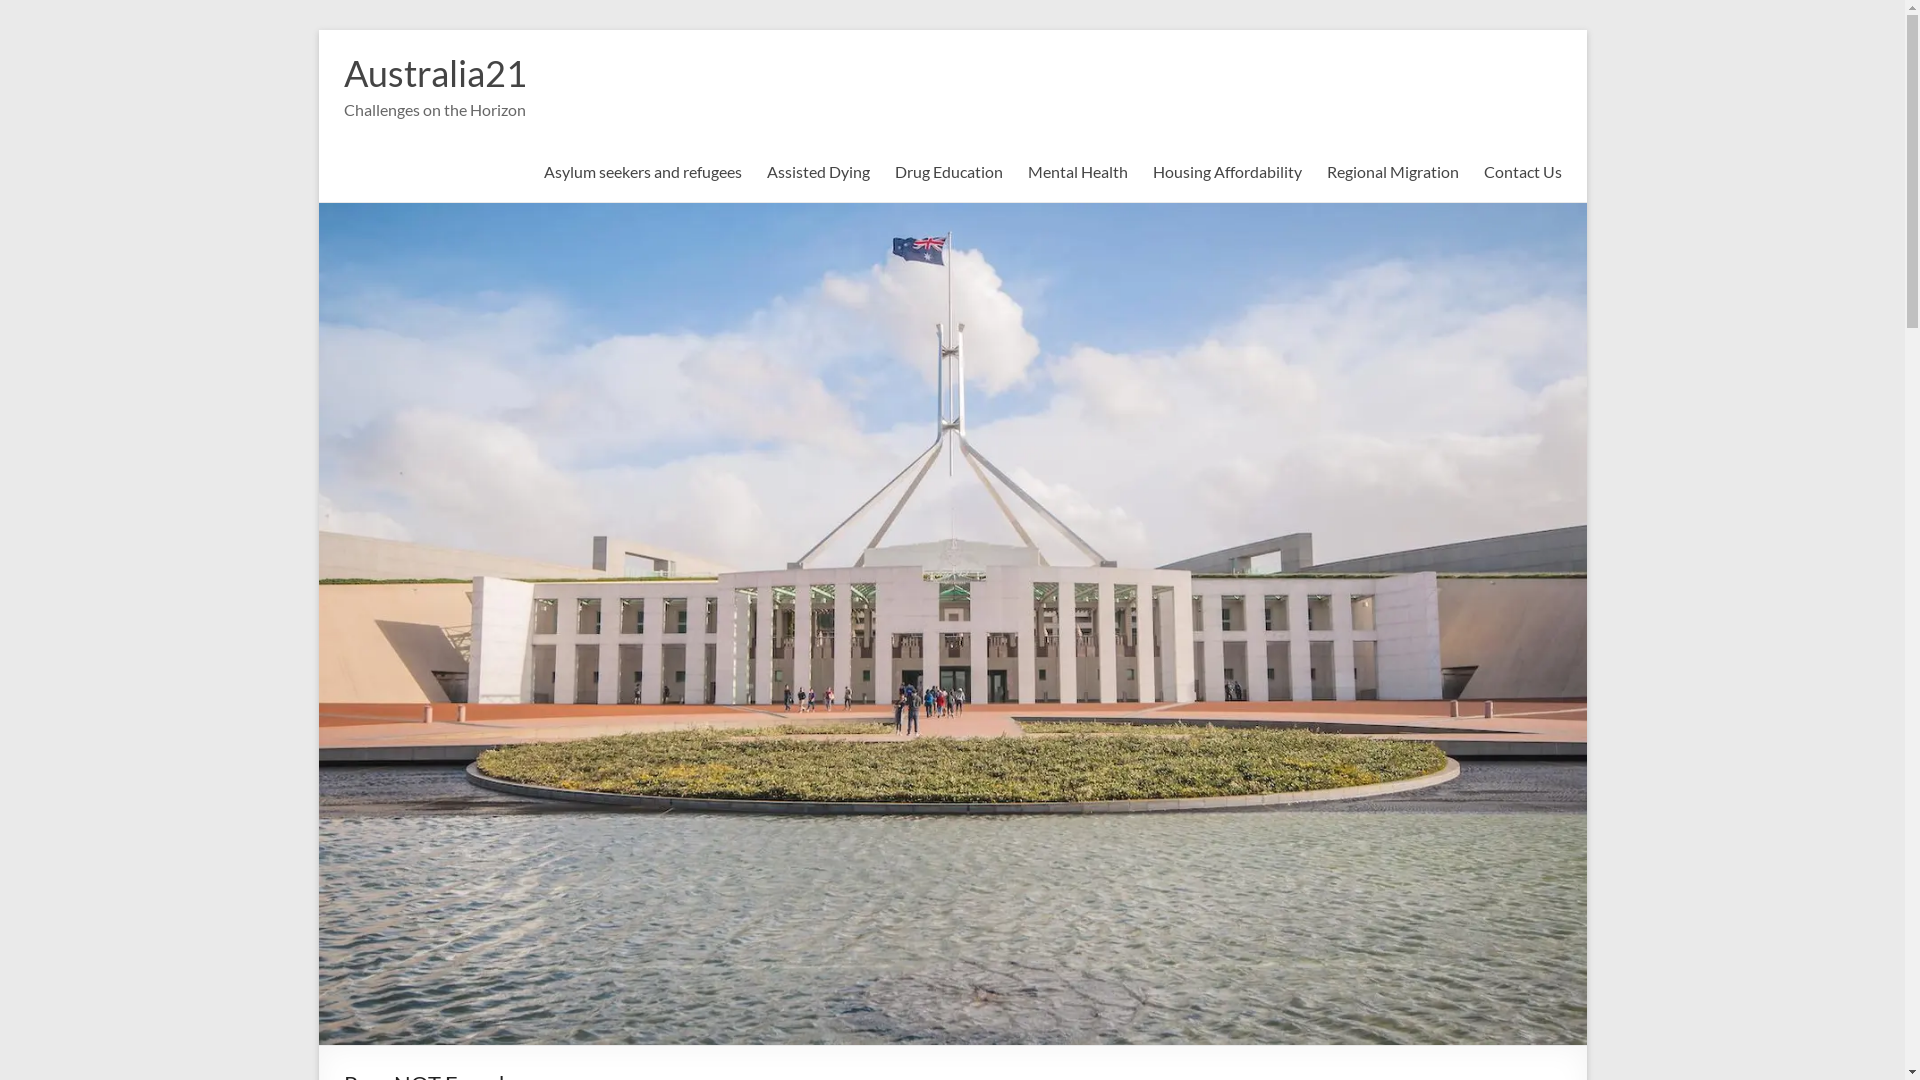  I want to click on 'Asylum seekers and refugees', so click(643, 171).